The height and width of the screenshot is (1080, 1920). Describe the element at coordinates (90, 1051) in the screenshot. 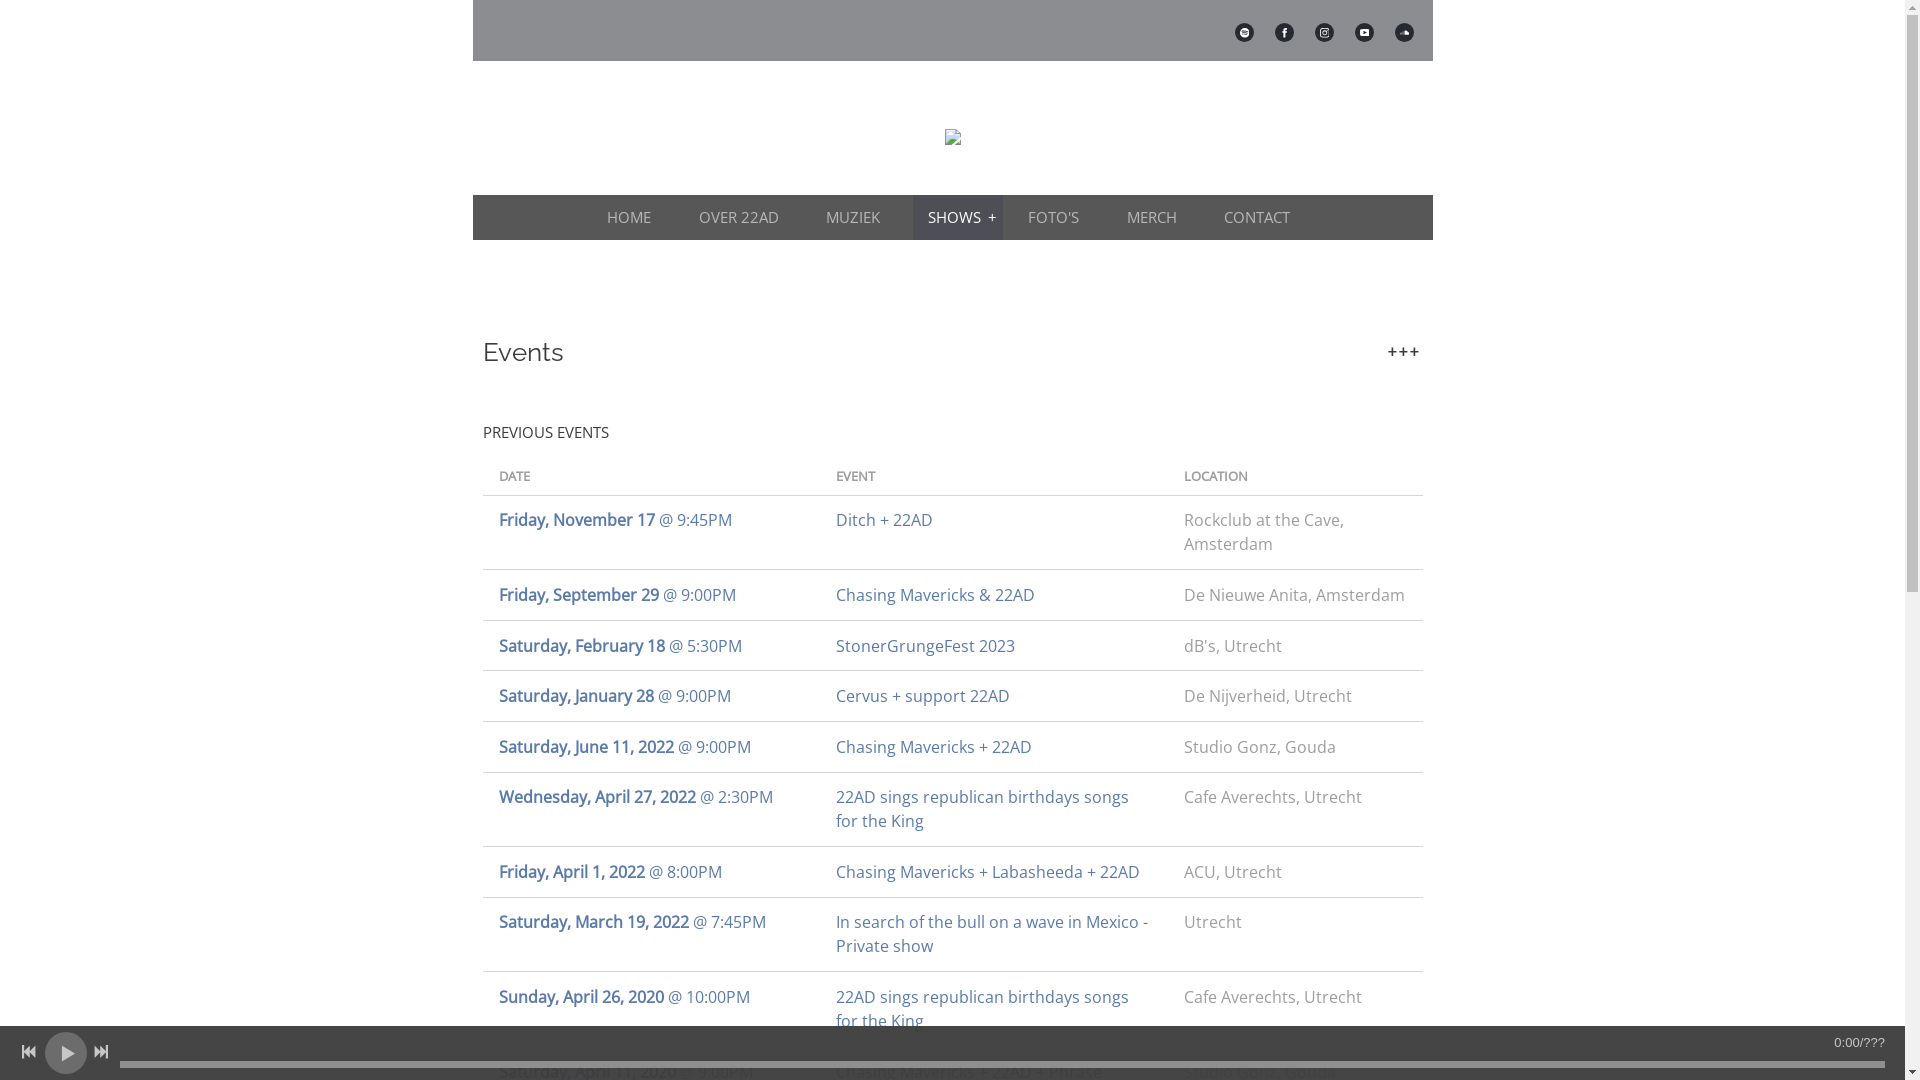

I see `'Next track'` at that location.